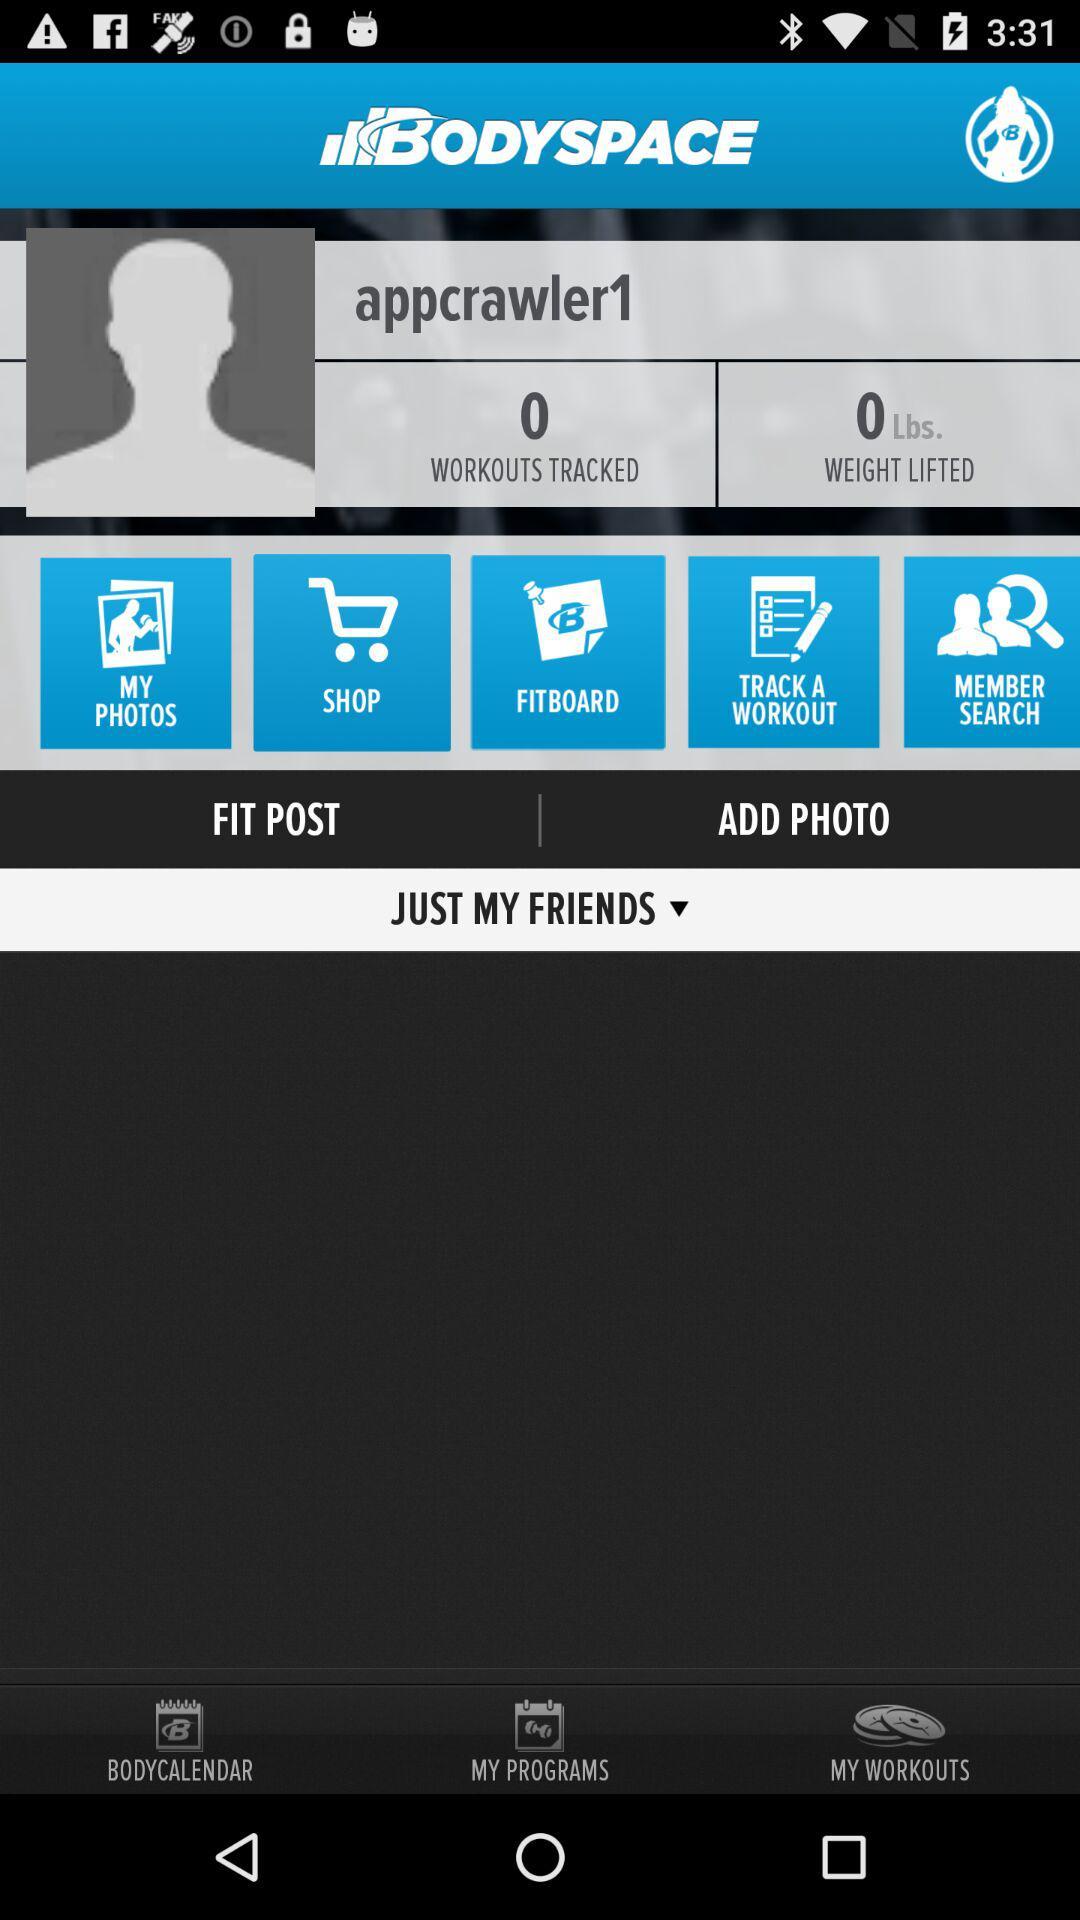  I want to click on the lbs. icon, so click(917, 426).